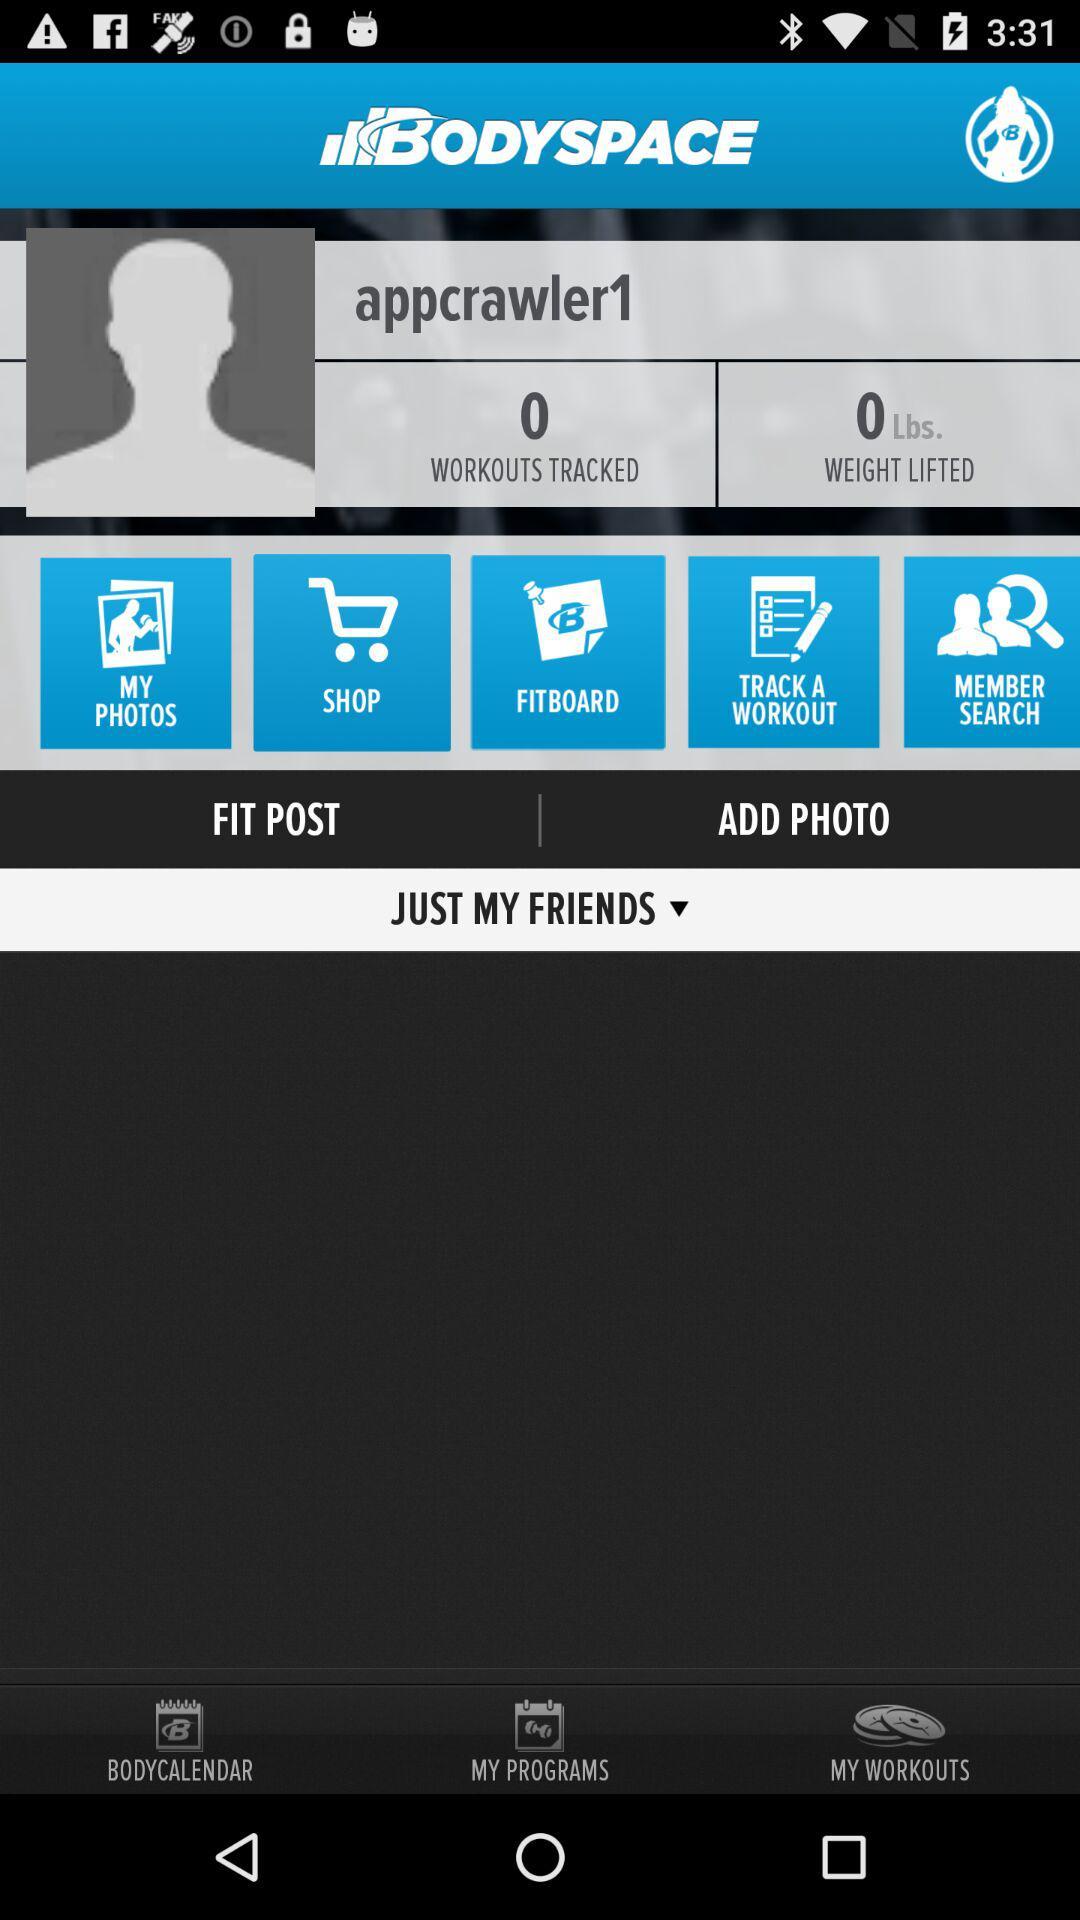  I want to click on the lbs. icon, so click(917, 426).